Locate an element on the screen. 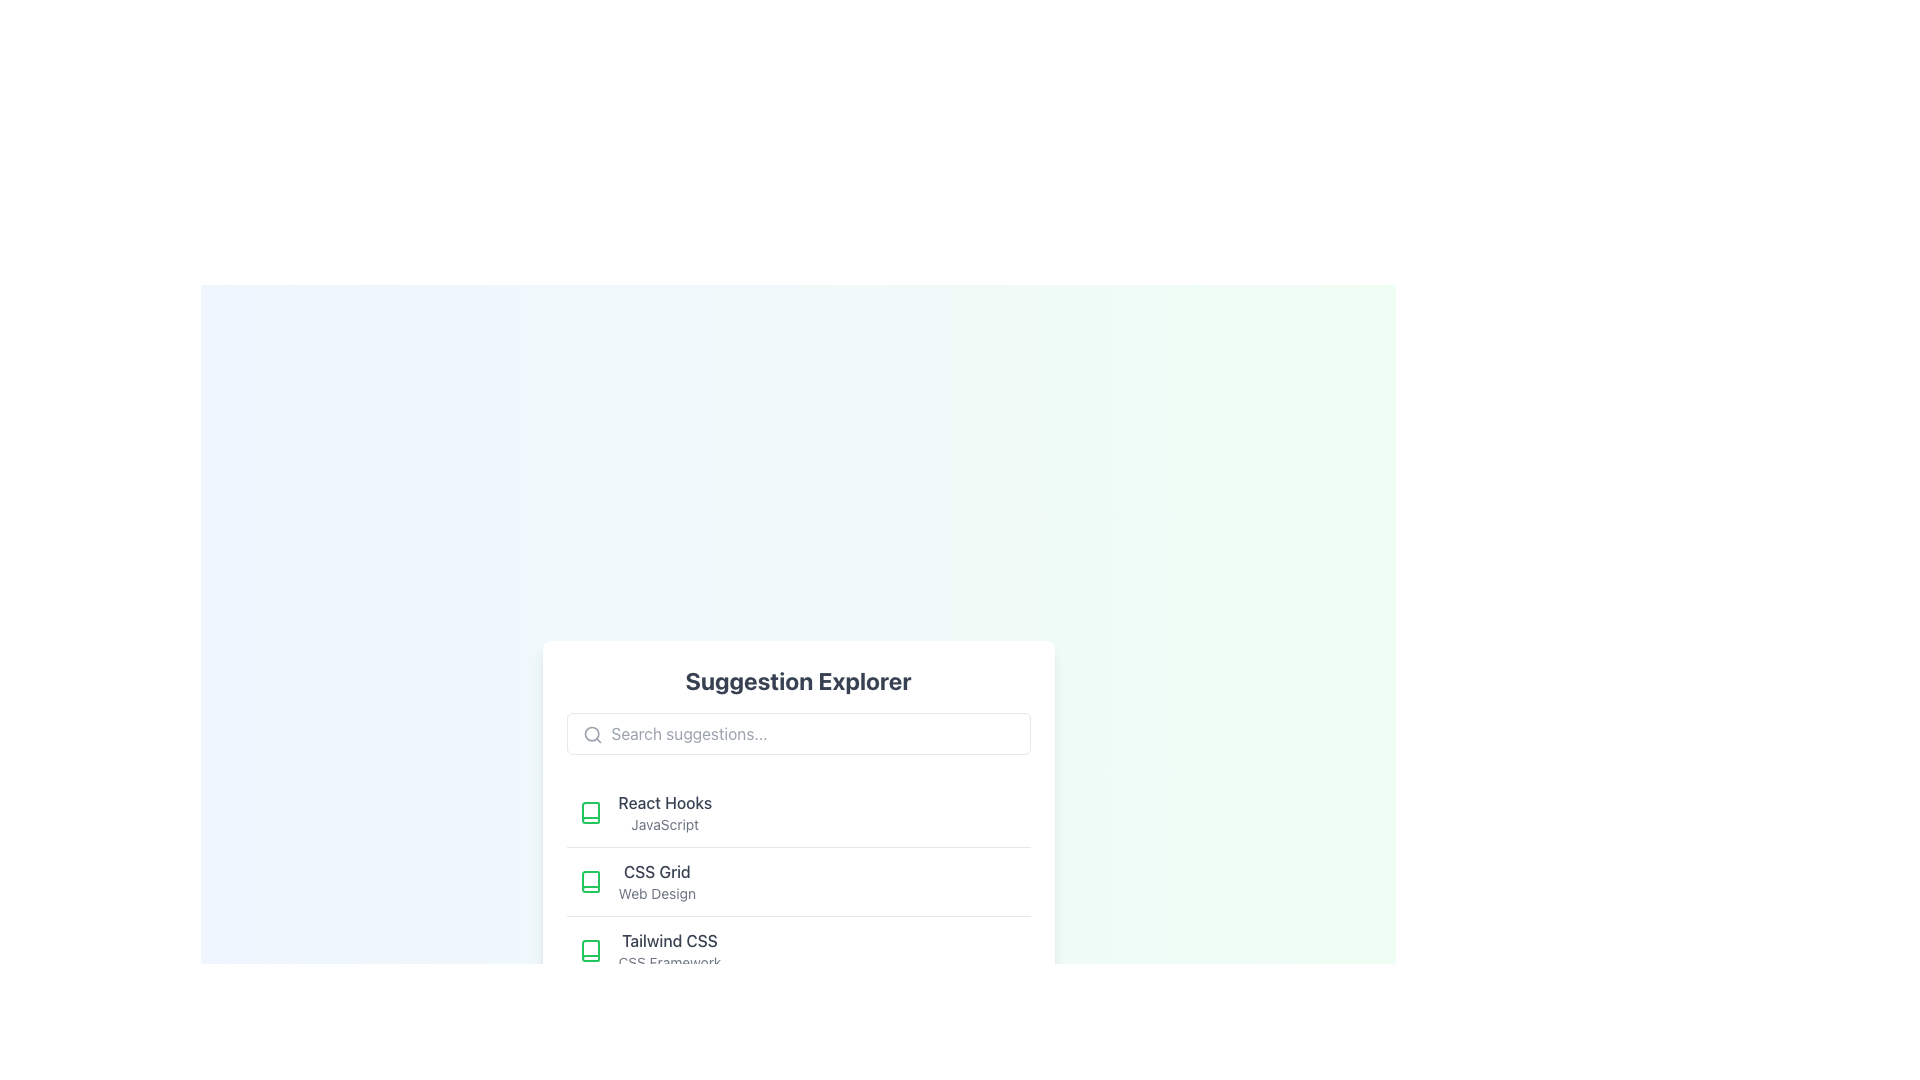 This screenshot has height=1080, width=1920. the small gray text label displaying 'CSS Framework' located below 'Tailwind CSS' in the Suggestion Explorer interface is located at coordinates (669, 962).